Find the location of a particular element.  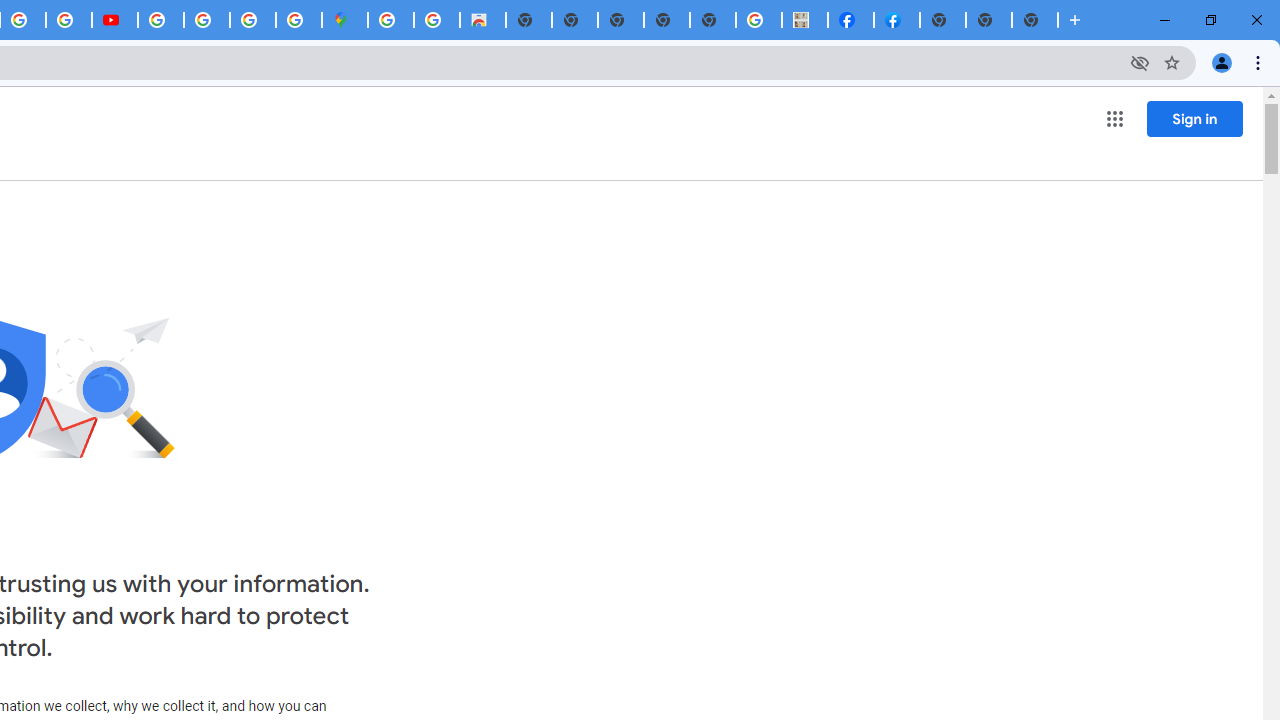

'Miley Cyrus | Facebook' is located at coordinates (851, 20).